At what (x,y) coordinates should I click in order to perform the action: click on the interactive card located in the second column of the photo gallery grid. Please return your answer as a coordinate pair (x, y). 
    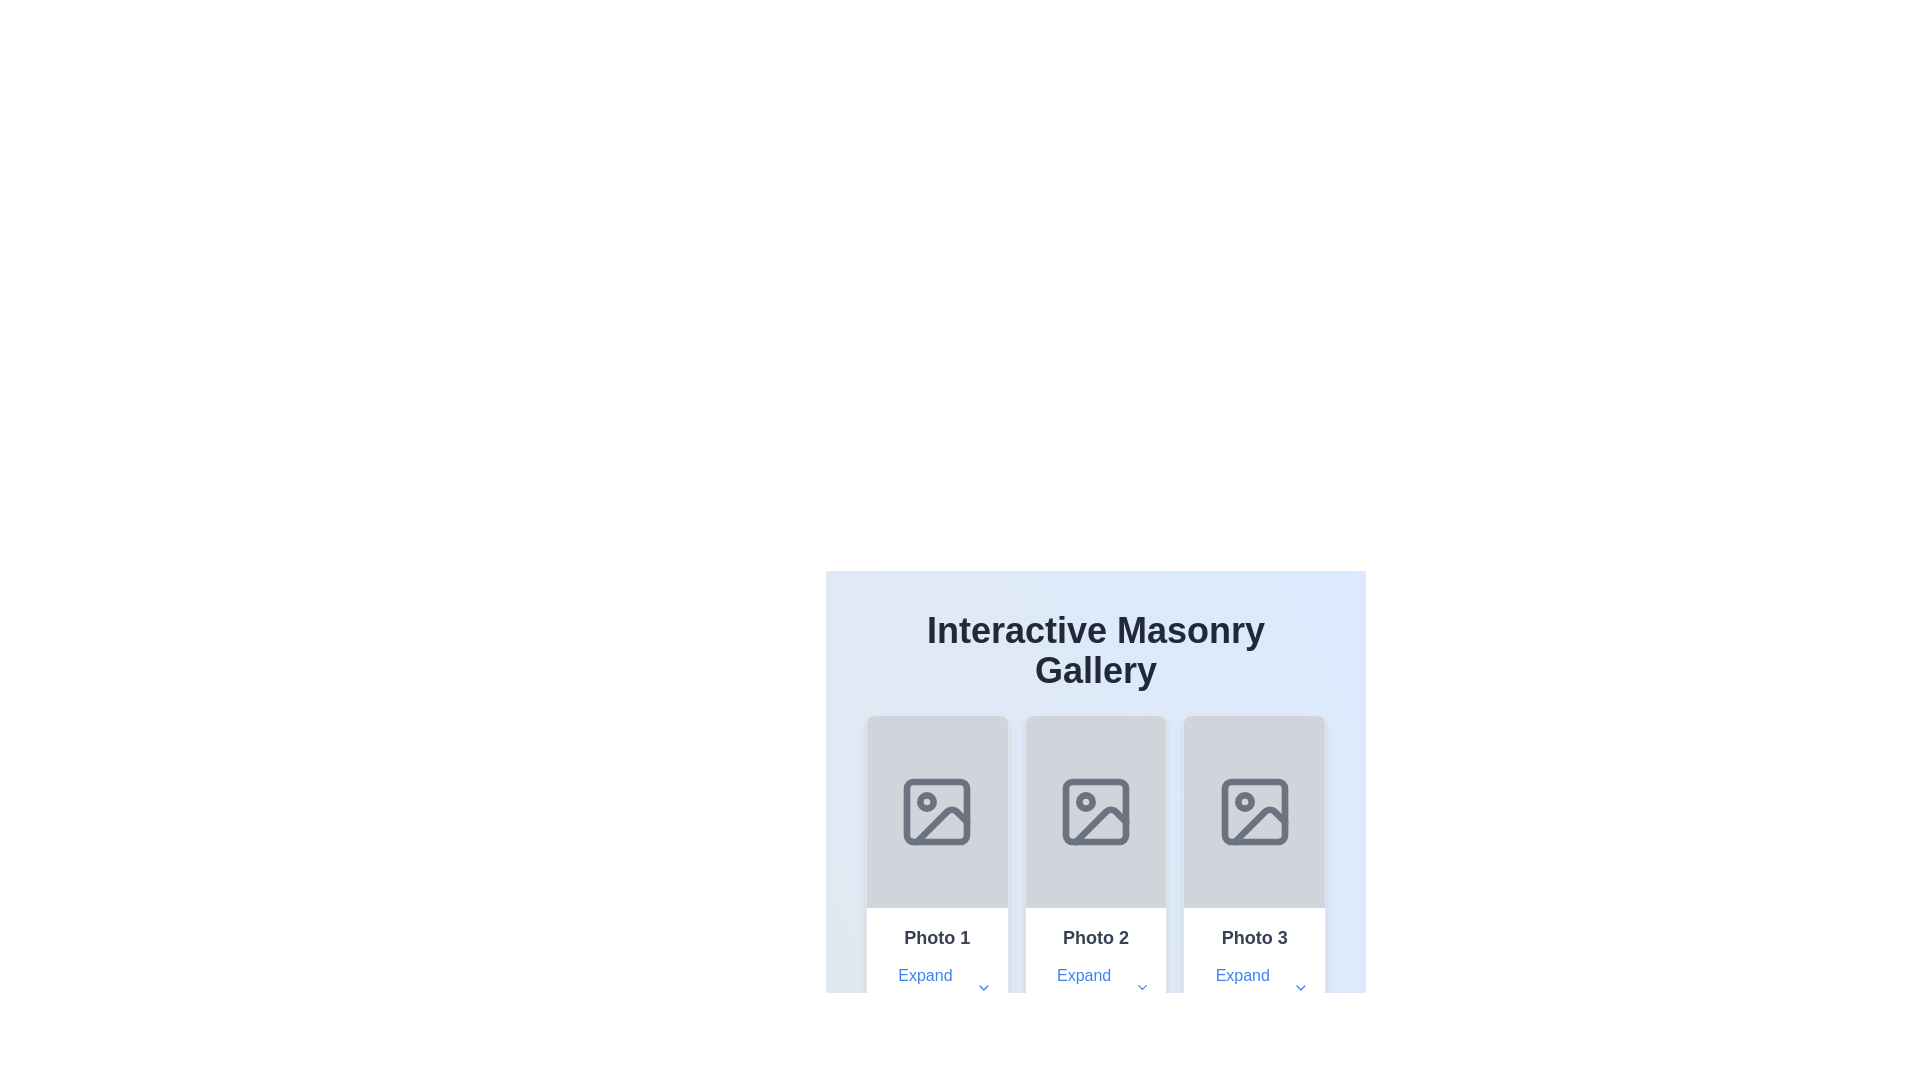
    Looking at the image, I should click on (1094, 870).